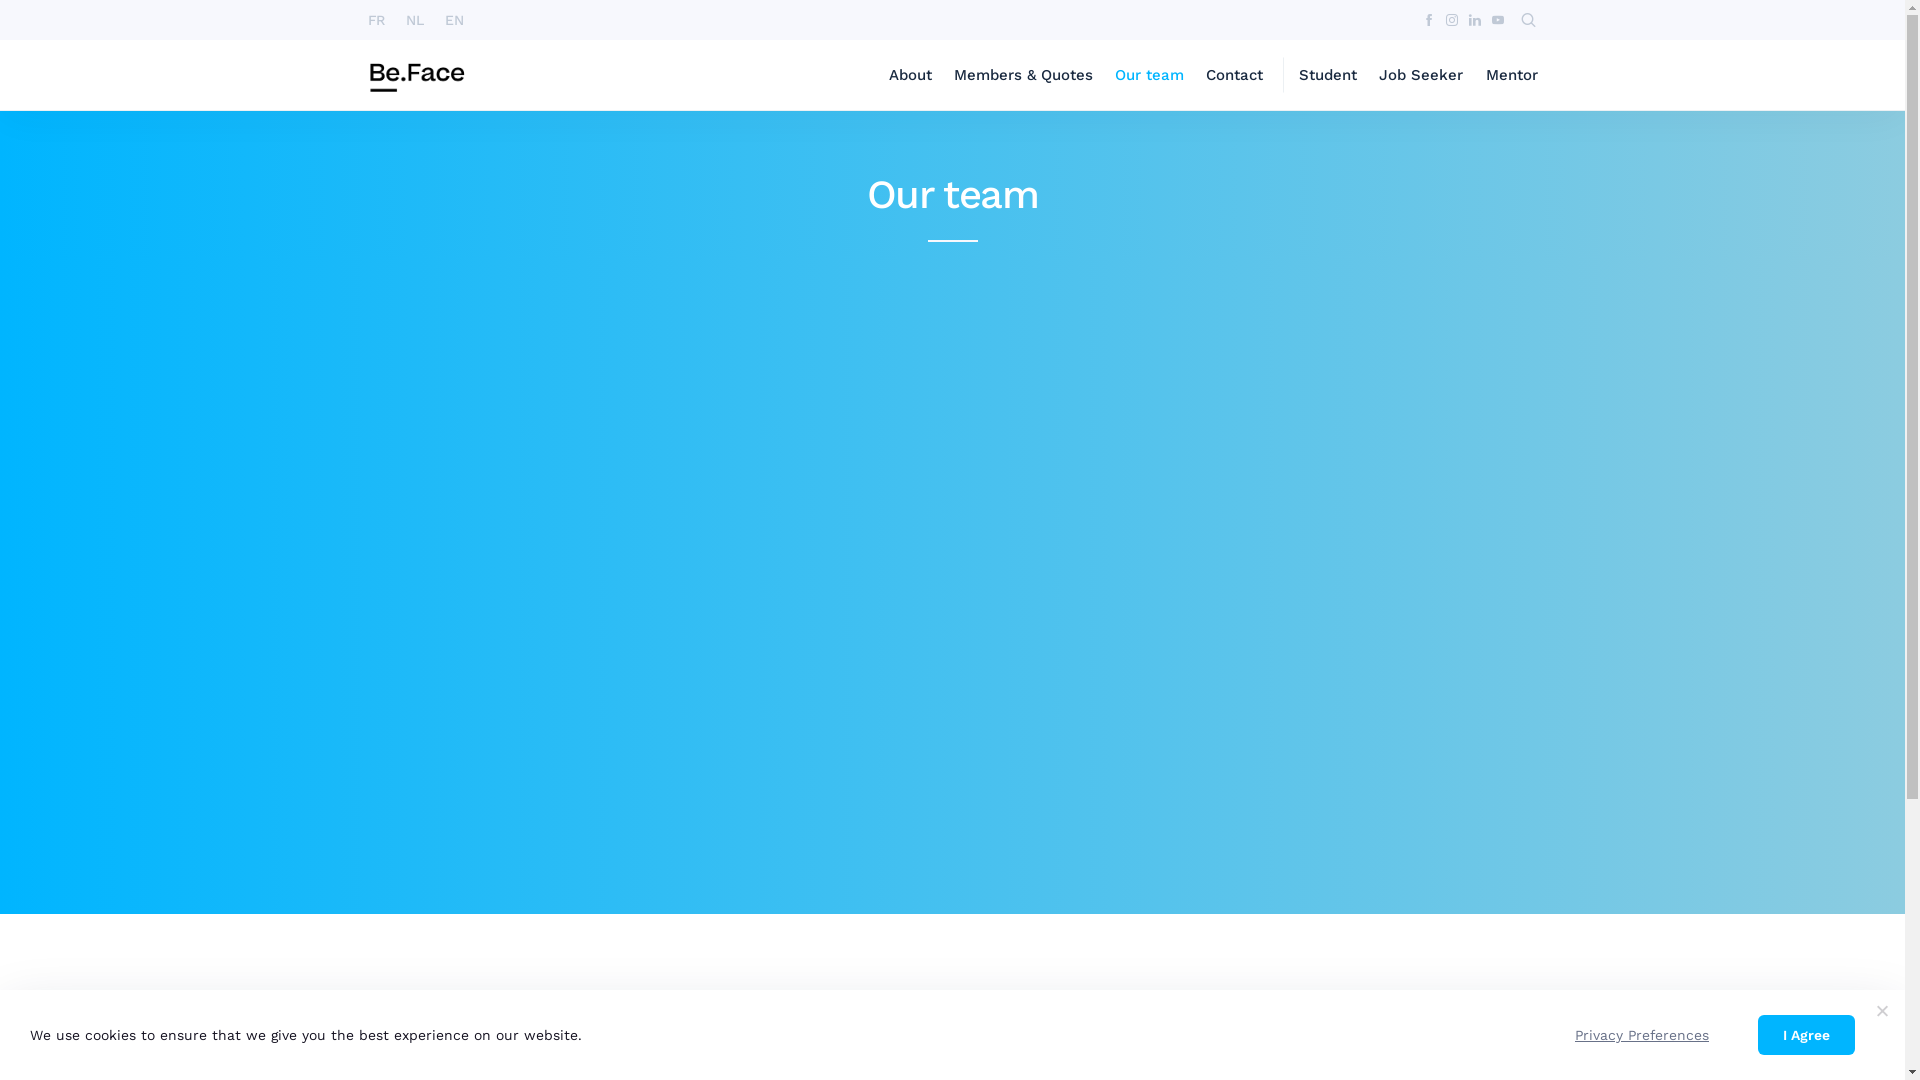  Describe the element at coordinates (1641, 1034) in the screenshot. I see `'Privacy Preferences'` at that location.